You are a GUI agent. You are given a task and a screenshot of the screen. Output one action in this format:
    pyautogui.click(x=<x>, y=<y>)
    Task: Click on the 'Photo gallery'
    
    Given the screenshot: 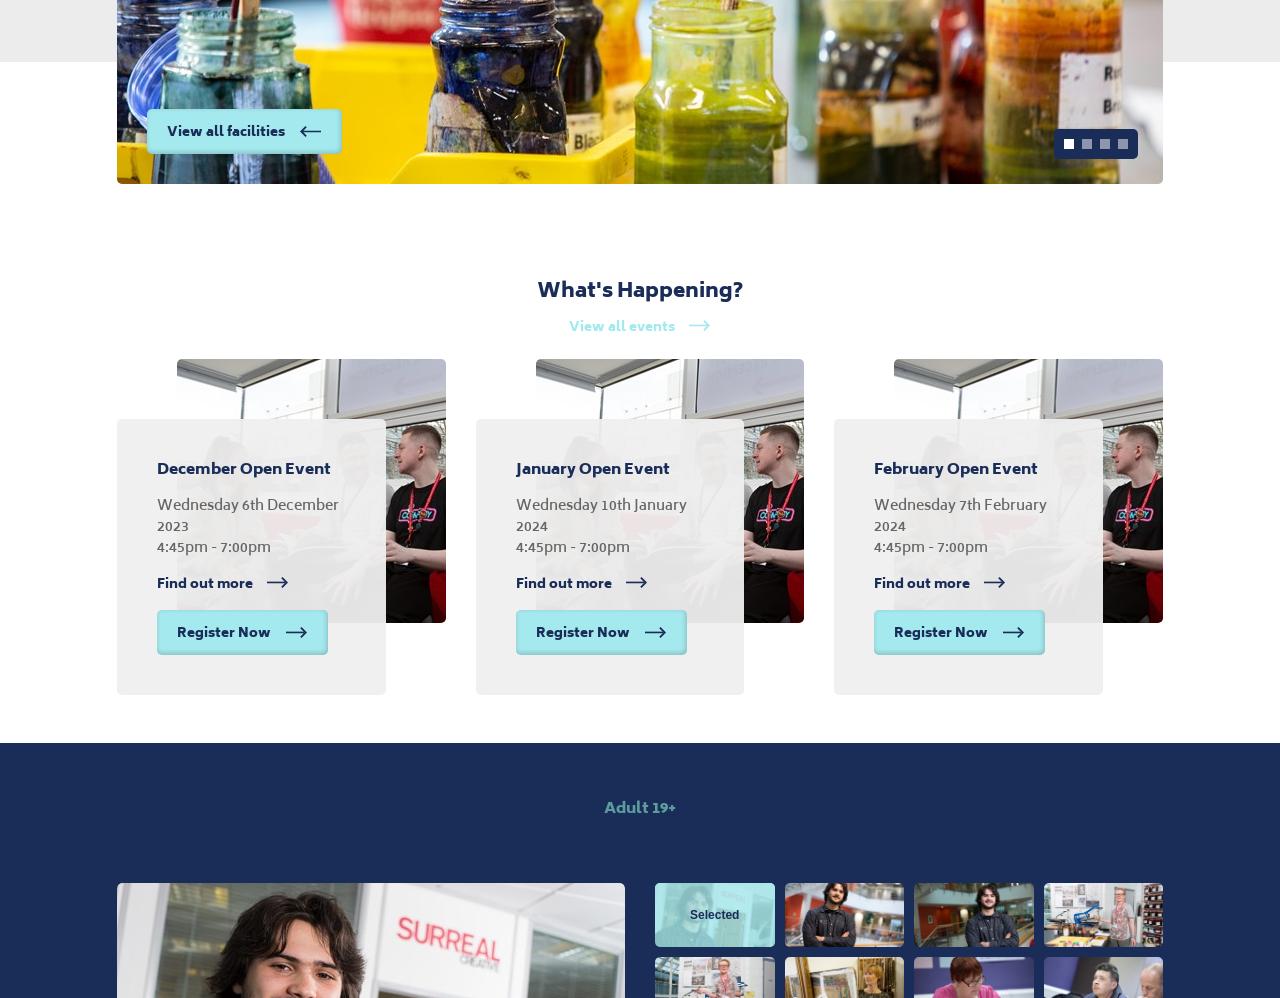 What is the action you would take?
    pyautogui.click(x=637, y=837)
    